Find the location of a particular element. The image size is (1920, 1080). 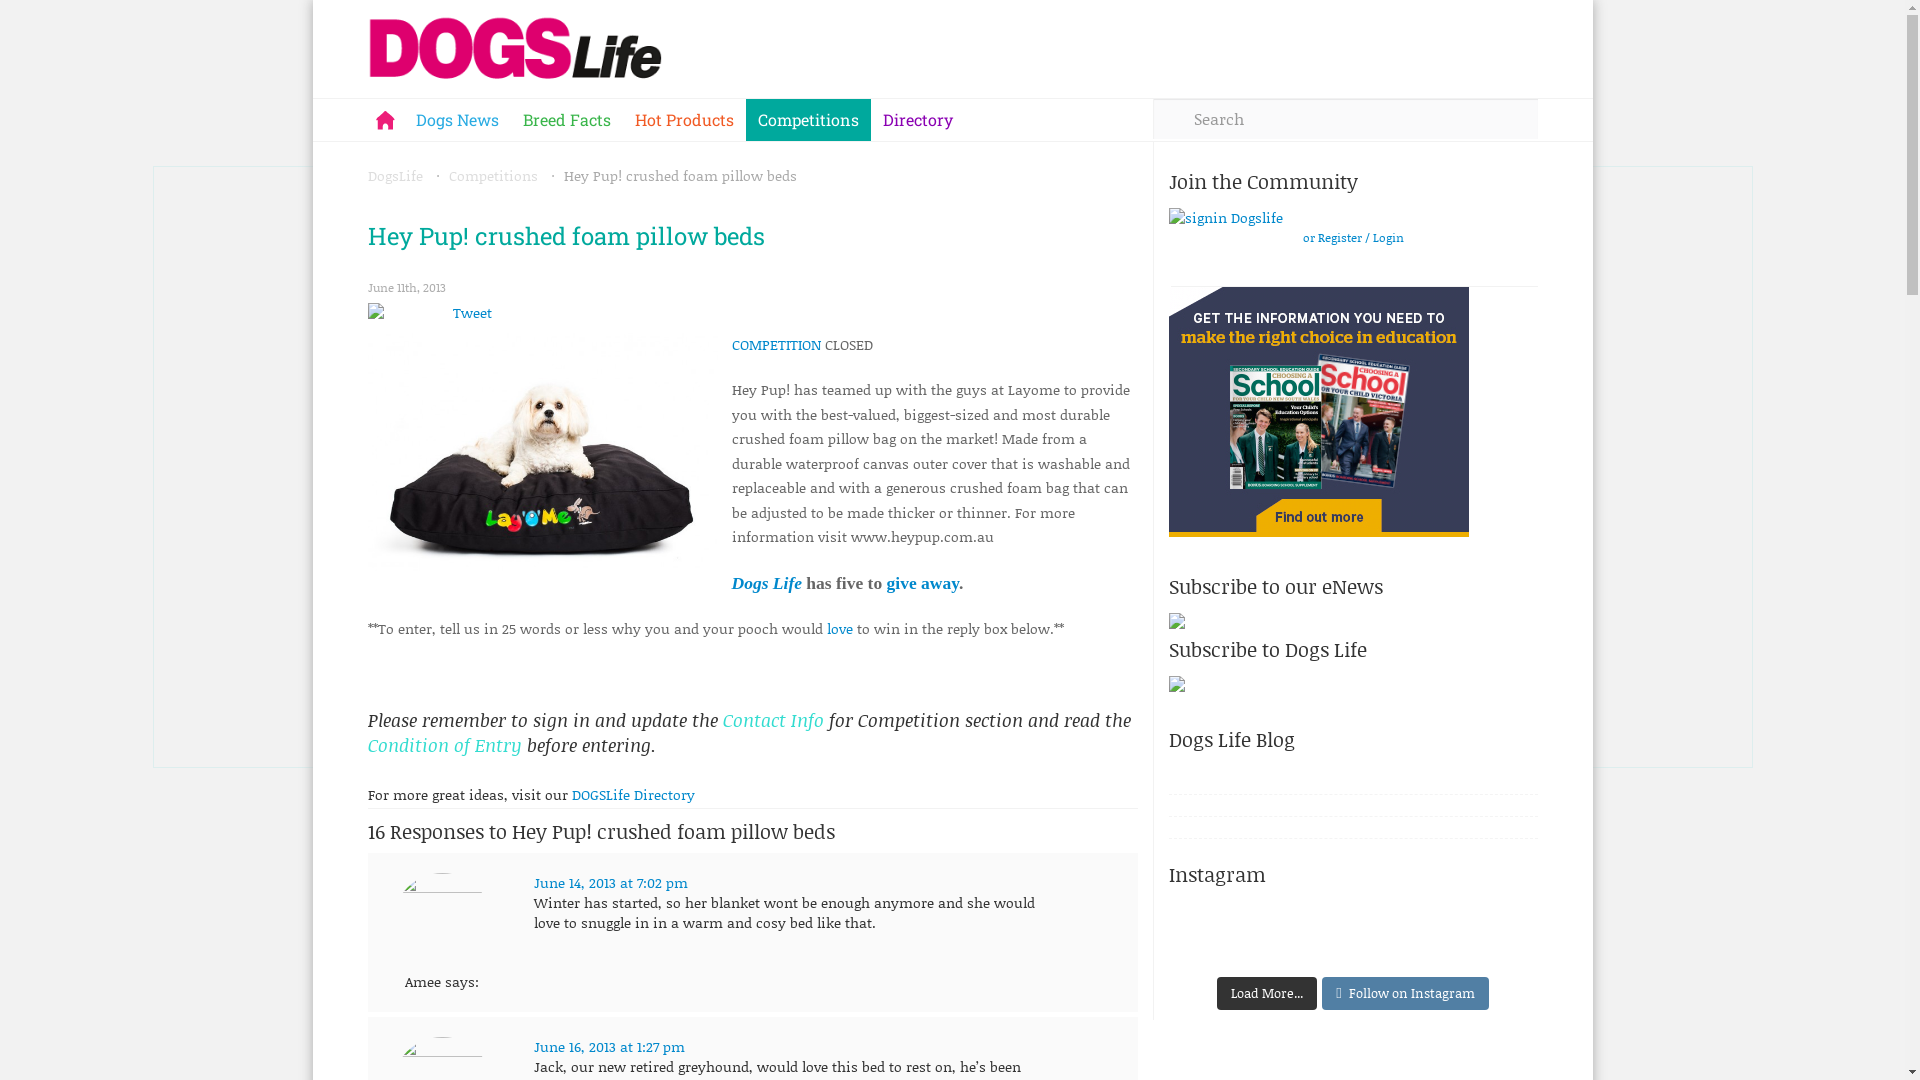

'Hot Products' is located at coordinates (621, 119).